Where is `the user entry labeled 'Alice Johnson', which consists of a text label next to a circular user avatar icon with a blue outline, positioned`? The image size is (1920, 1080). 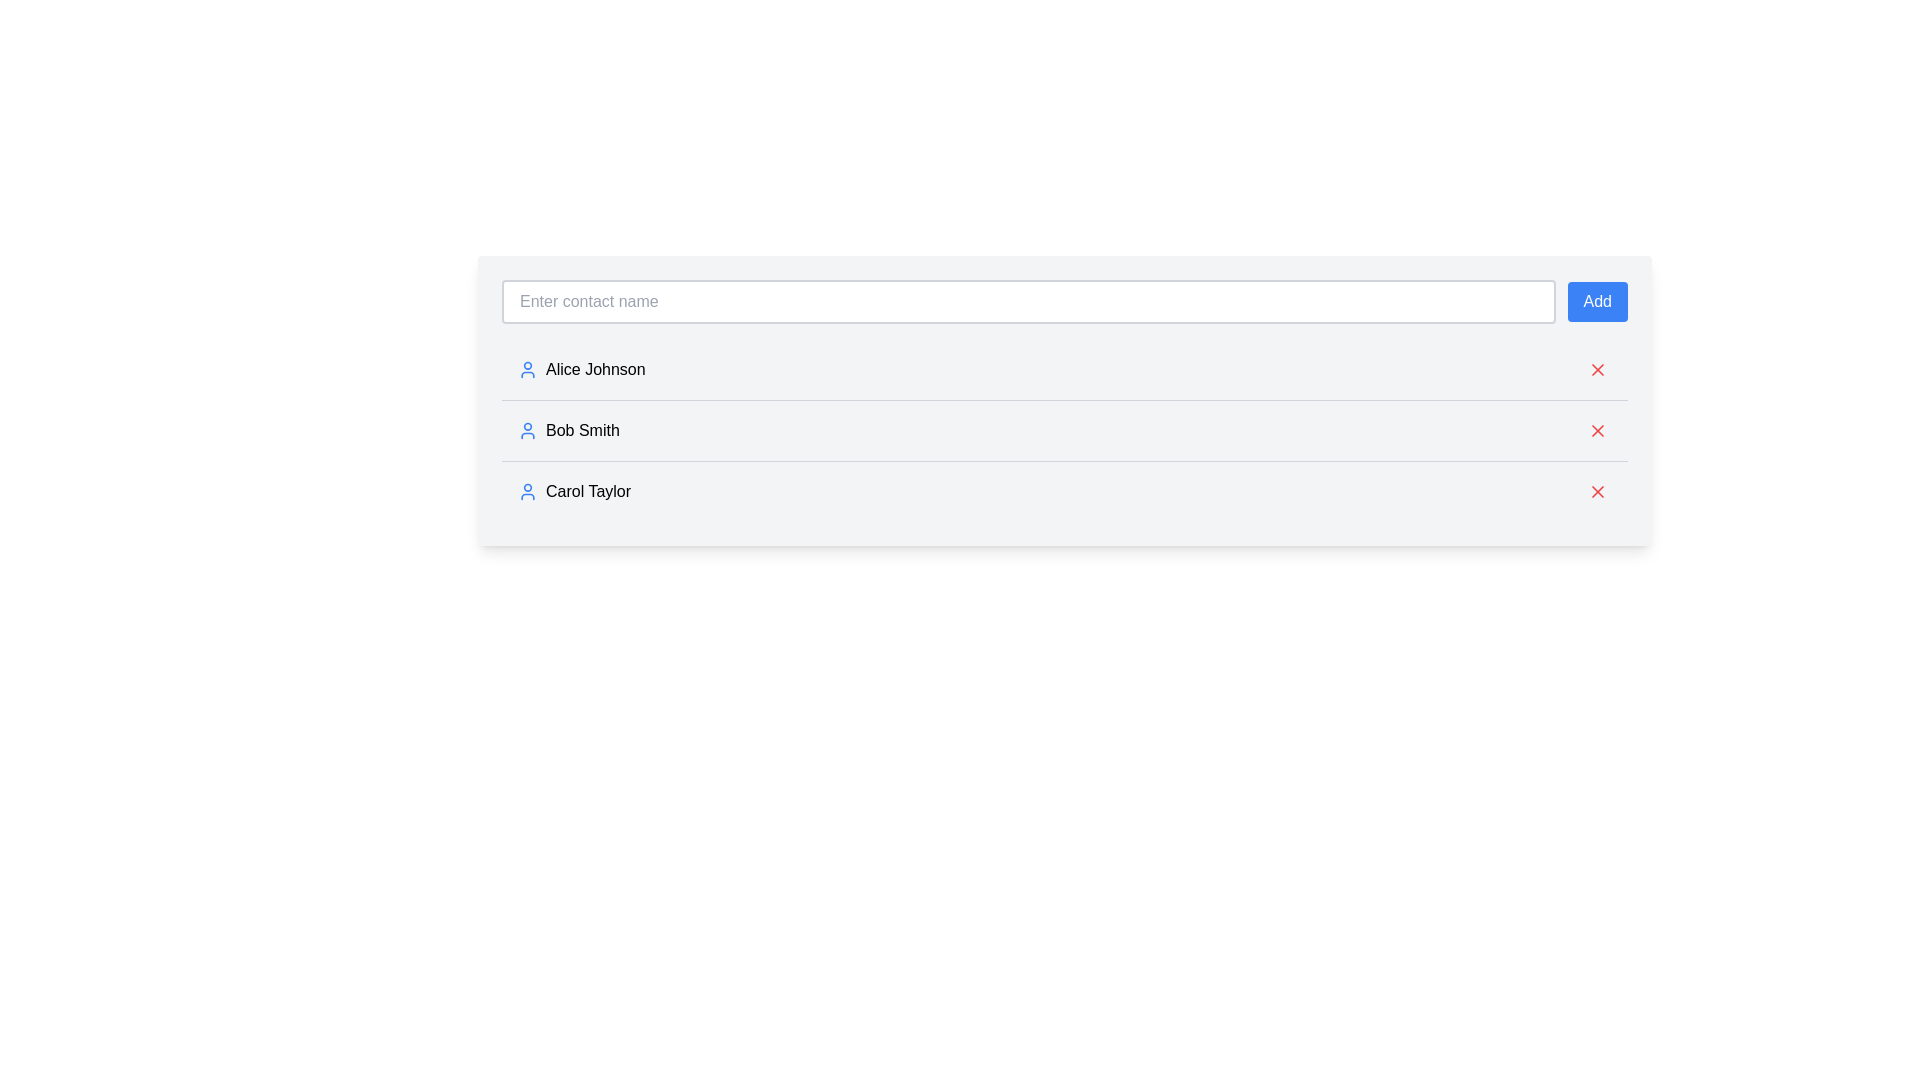
the user entry labeled 'Alice Johnson', which consists of a text label next to a circular user avatar icon with a blue outline, positioned is located at coordinates (580, 370).